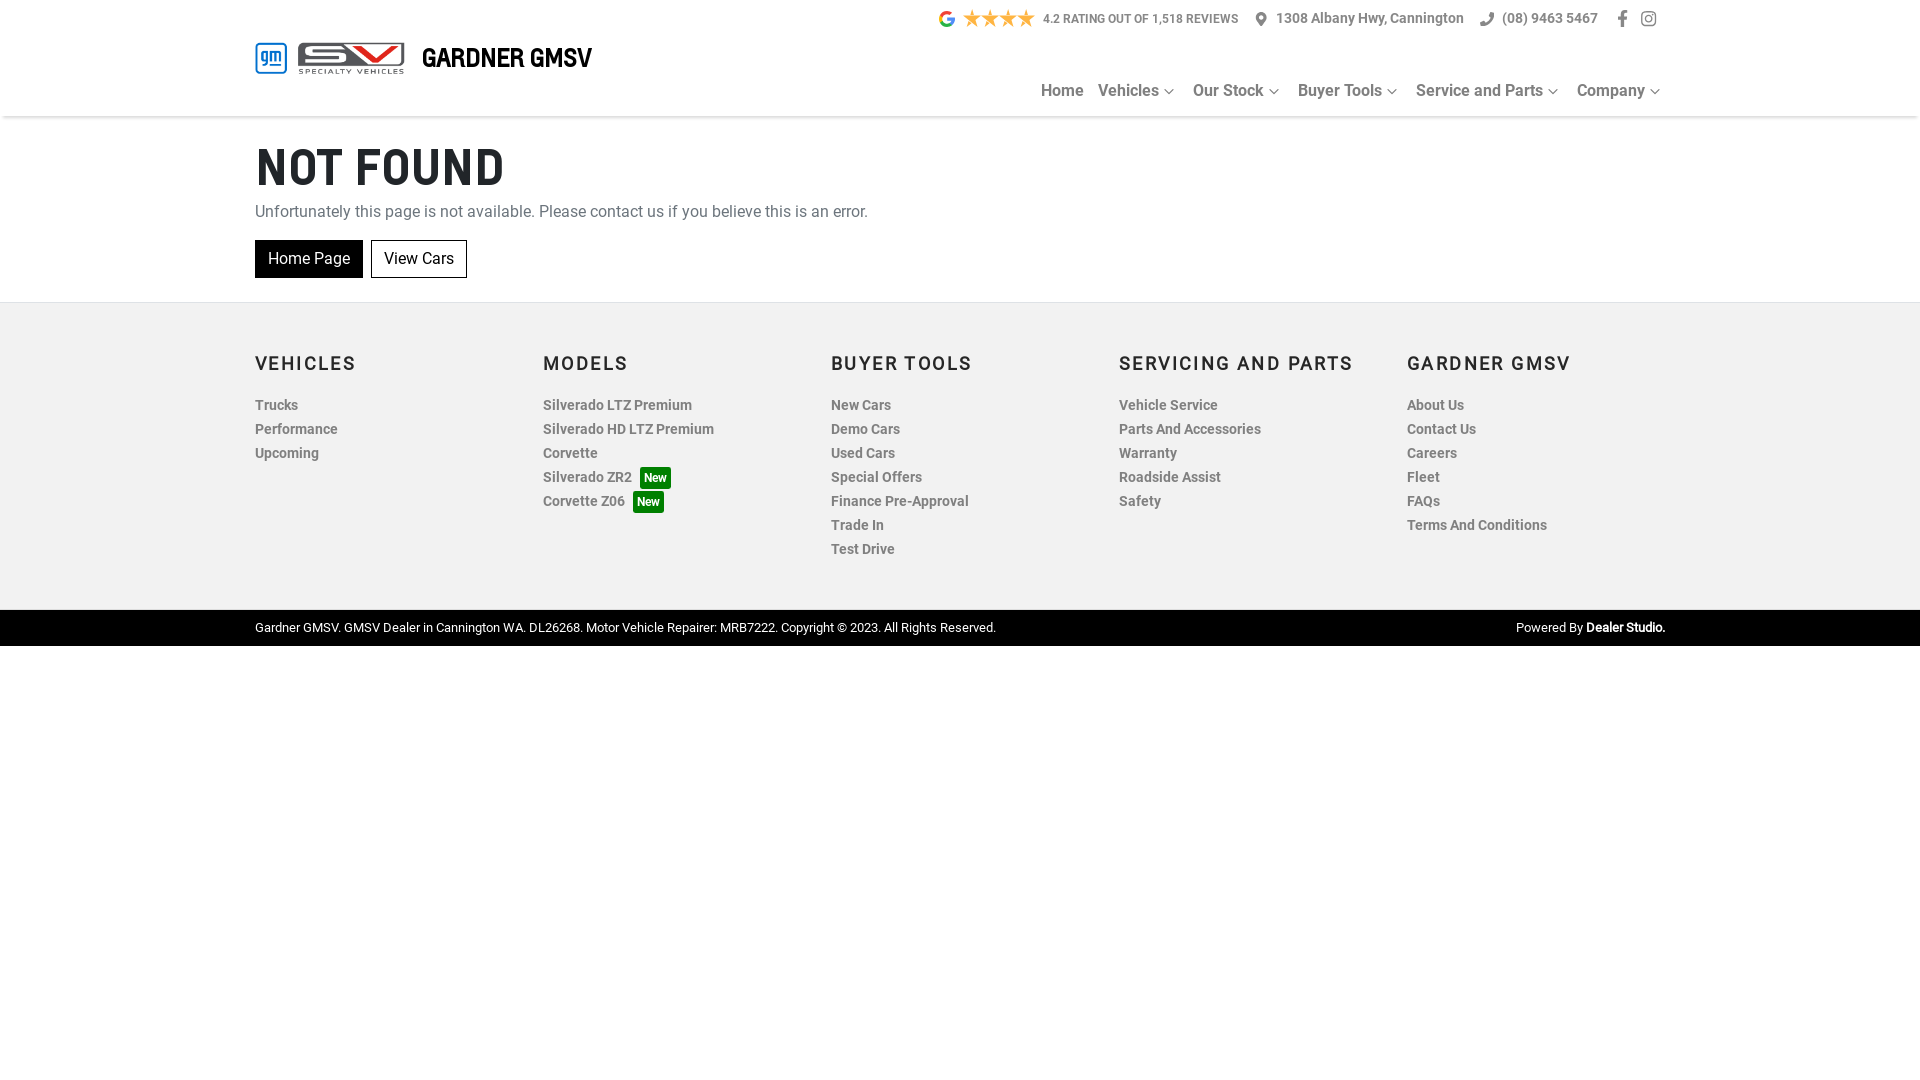 The image size is (1920, 1080). Describe the element at coordinates (1190, 428) in the screenshot. I see `'Parts And Accessories'` at that location.